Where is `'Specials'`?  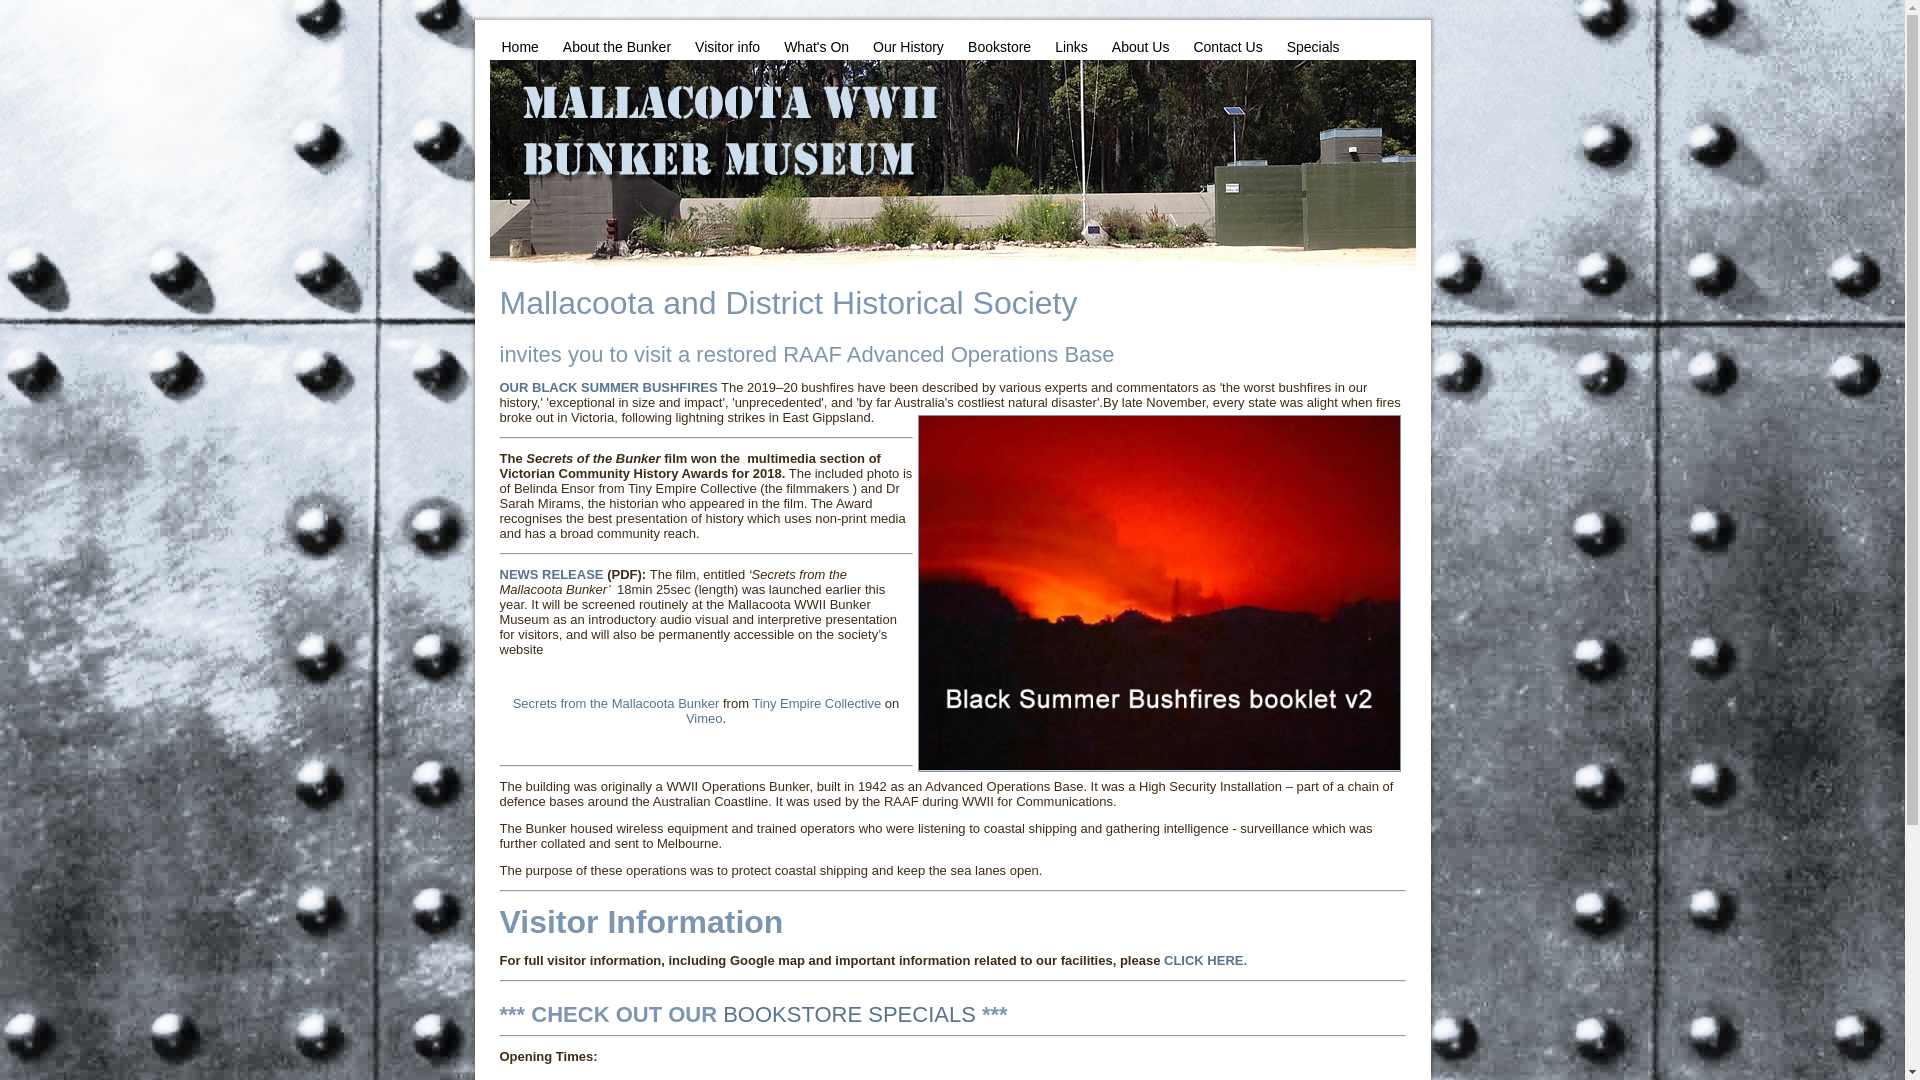 'Specials' is located at coordinates (1313, 46).